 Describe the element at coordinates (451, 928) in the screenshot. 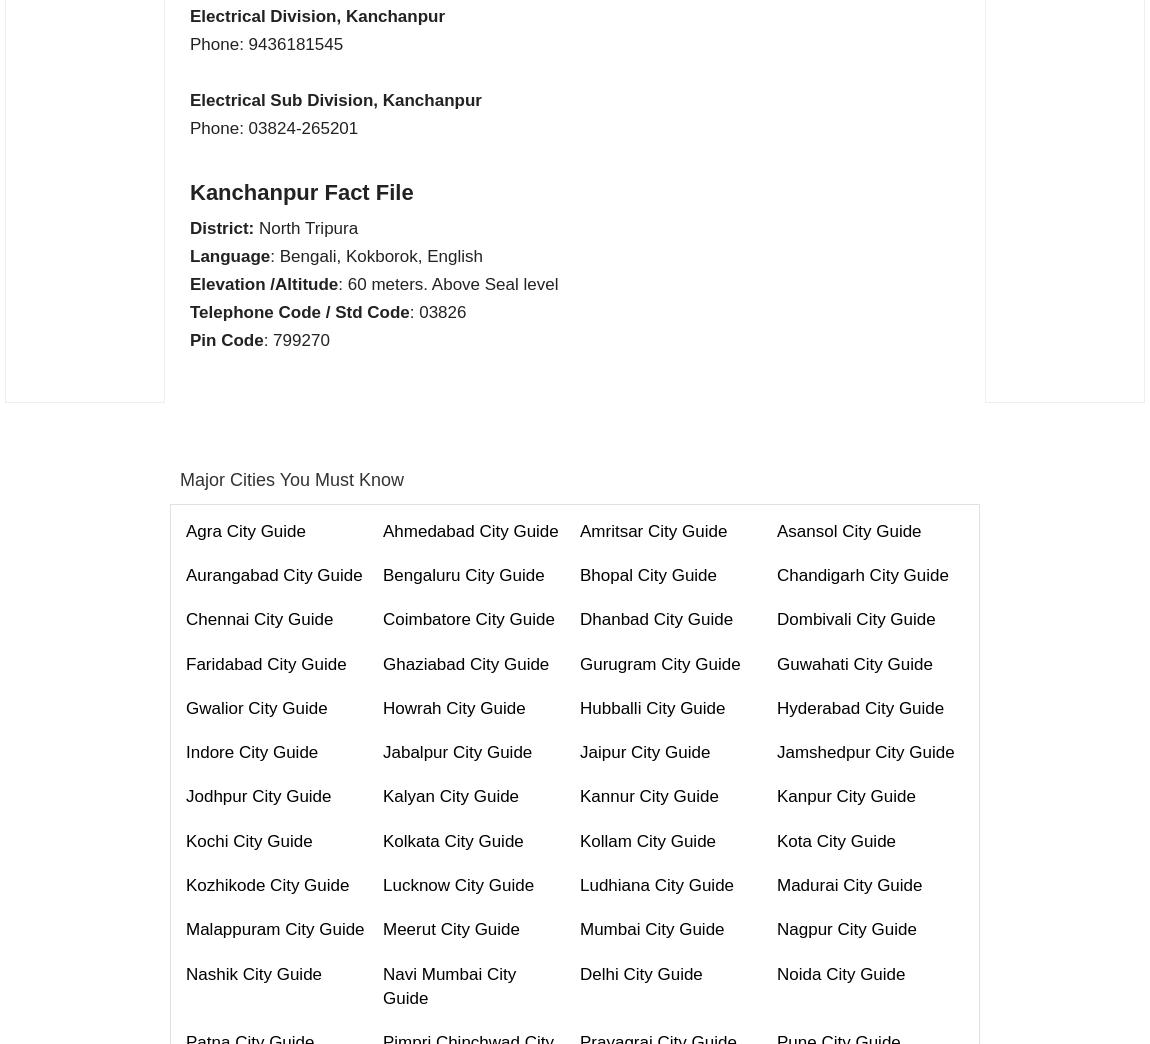

I see `'Meerut City Guide'` at that location.